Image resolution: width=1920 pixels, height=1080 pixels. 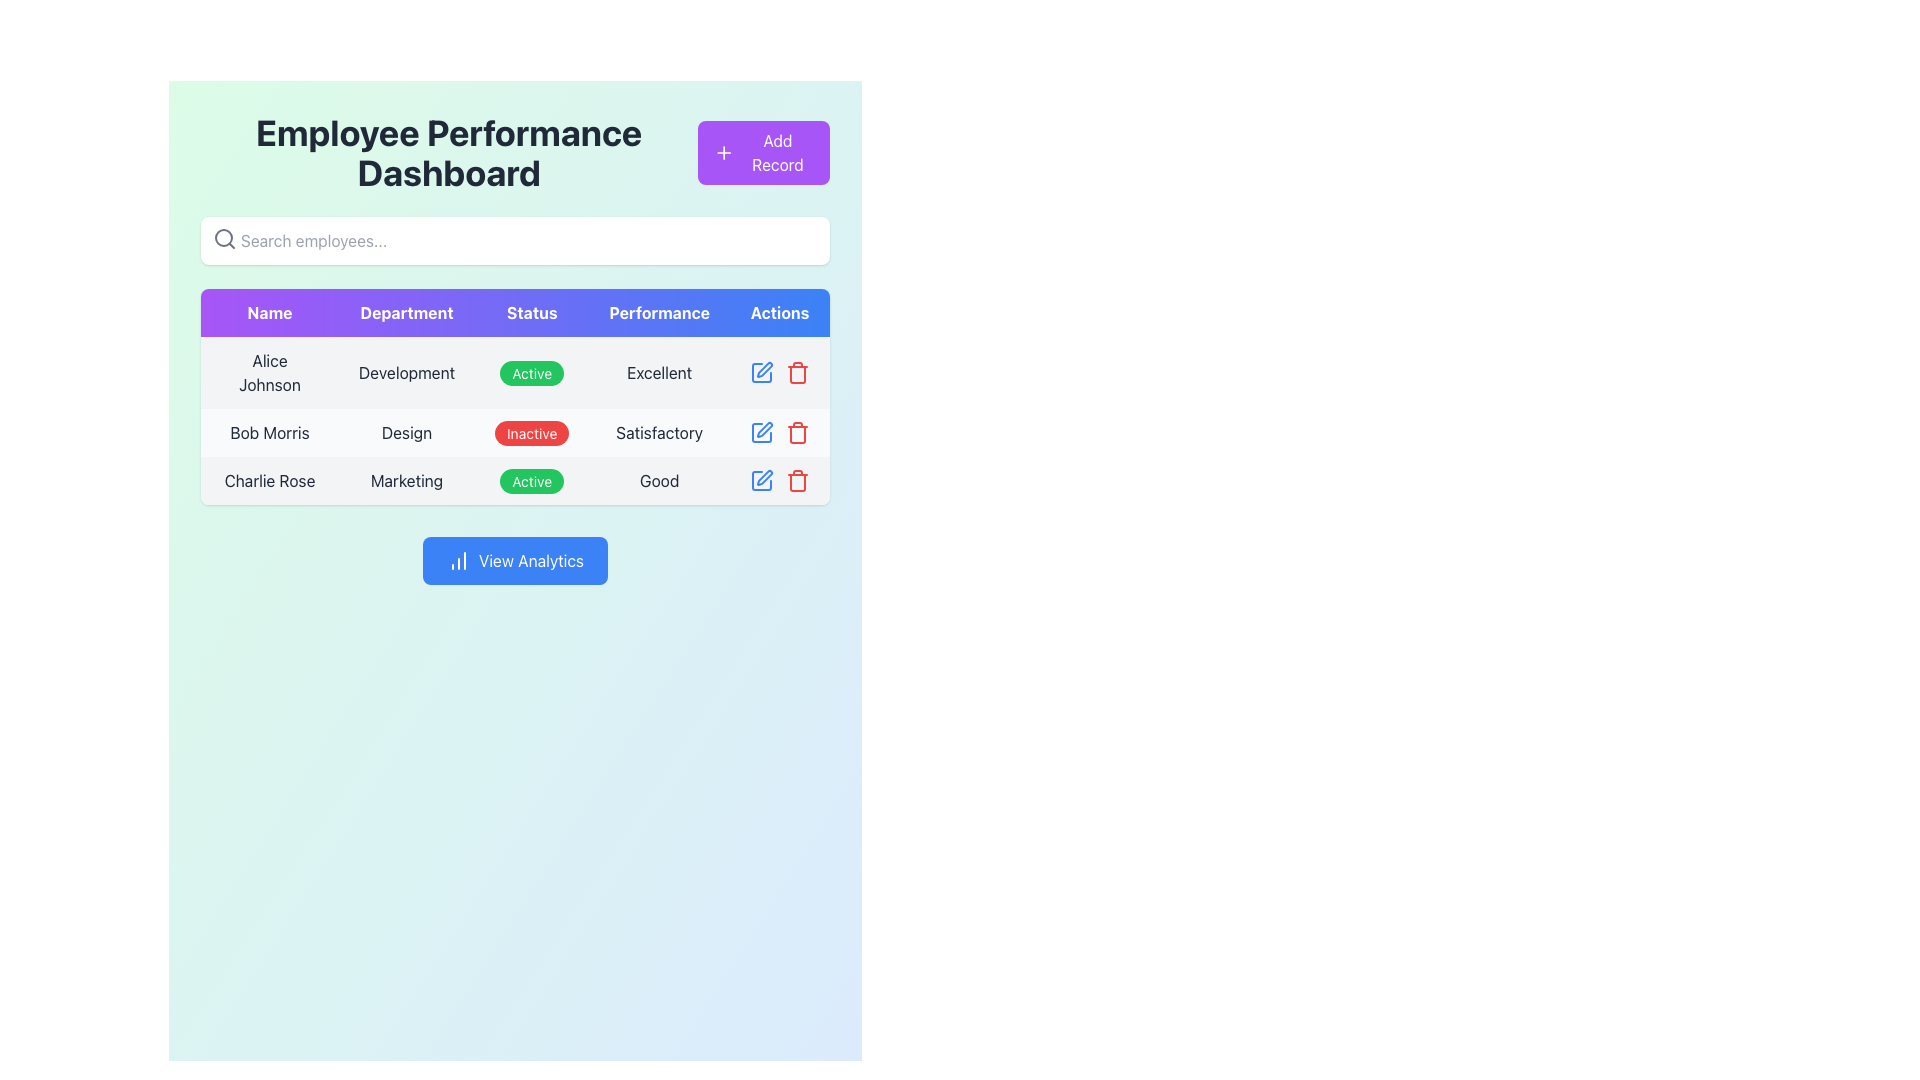 What do you see at coordinates (268, 373) in the screenshot?
I see `the employee's name text label located in the first cell of the first row of the table, directly beneath the 'Name' header` at bounding box center [268, 373].